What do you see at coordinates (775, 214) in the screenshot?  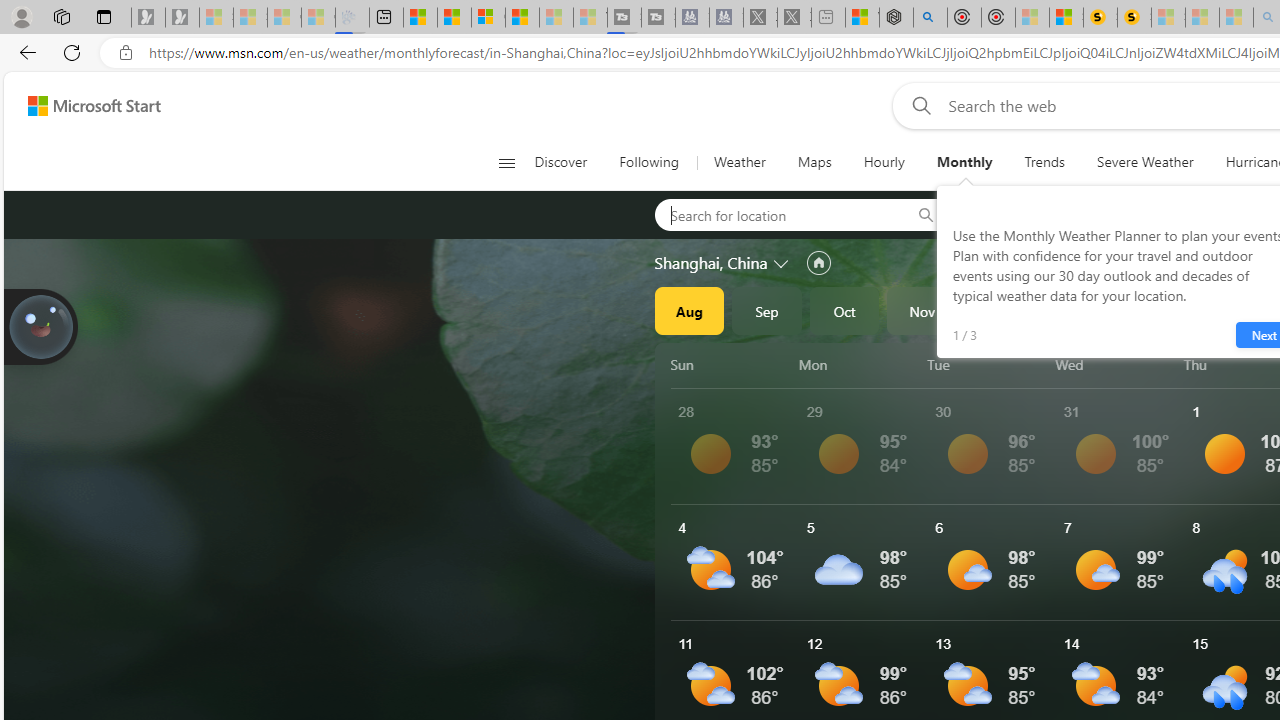 I see `'Search for location'` at bounding box center [775, 214].